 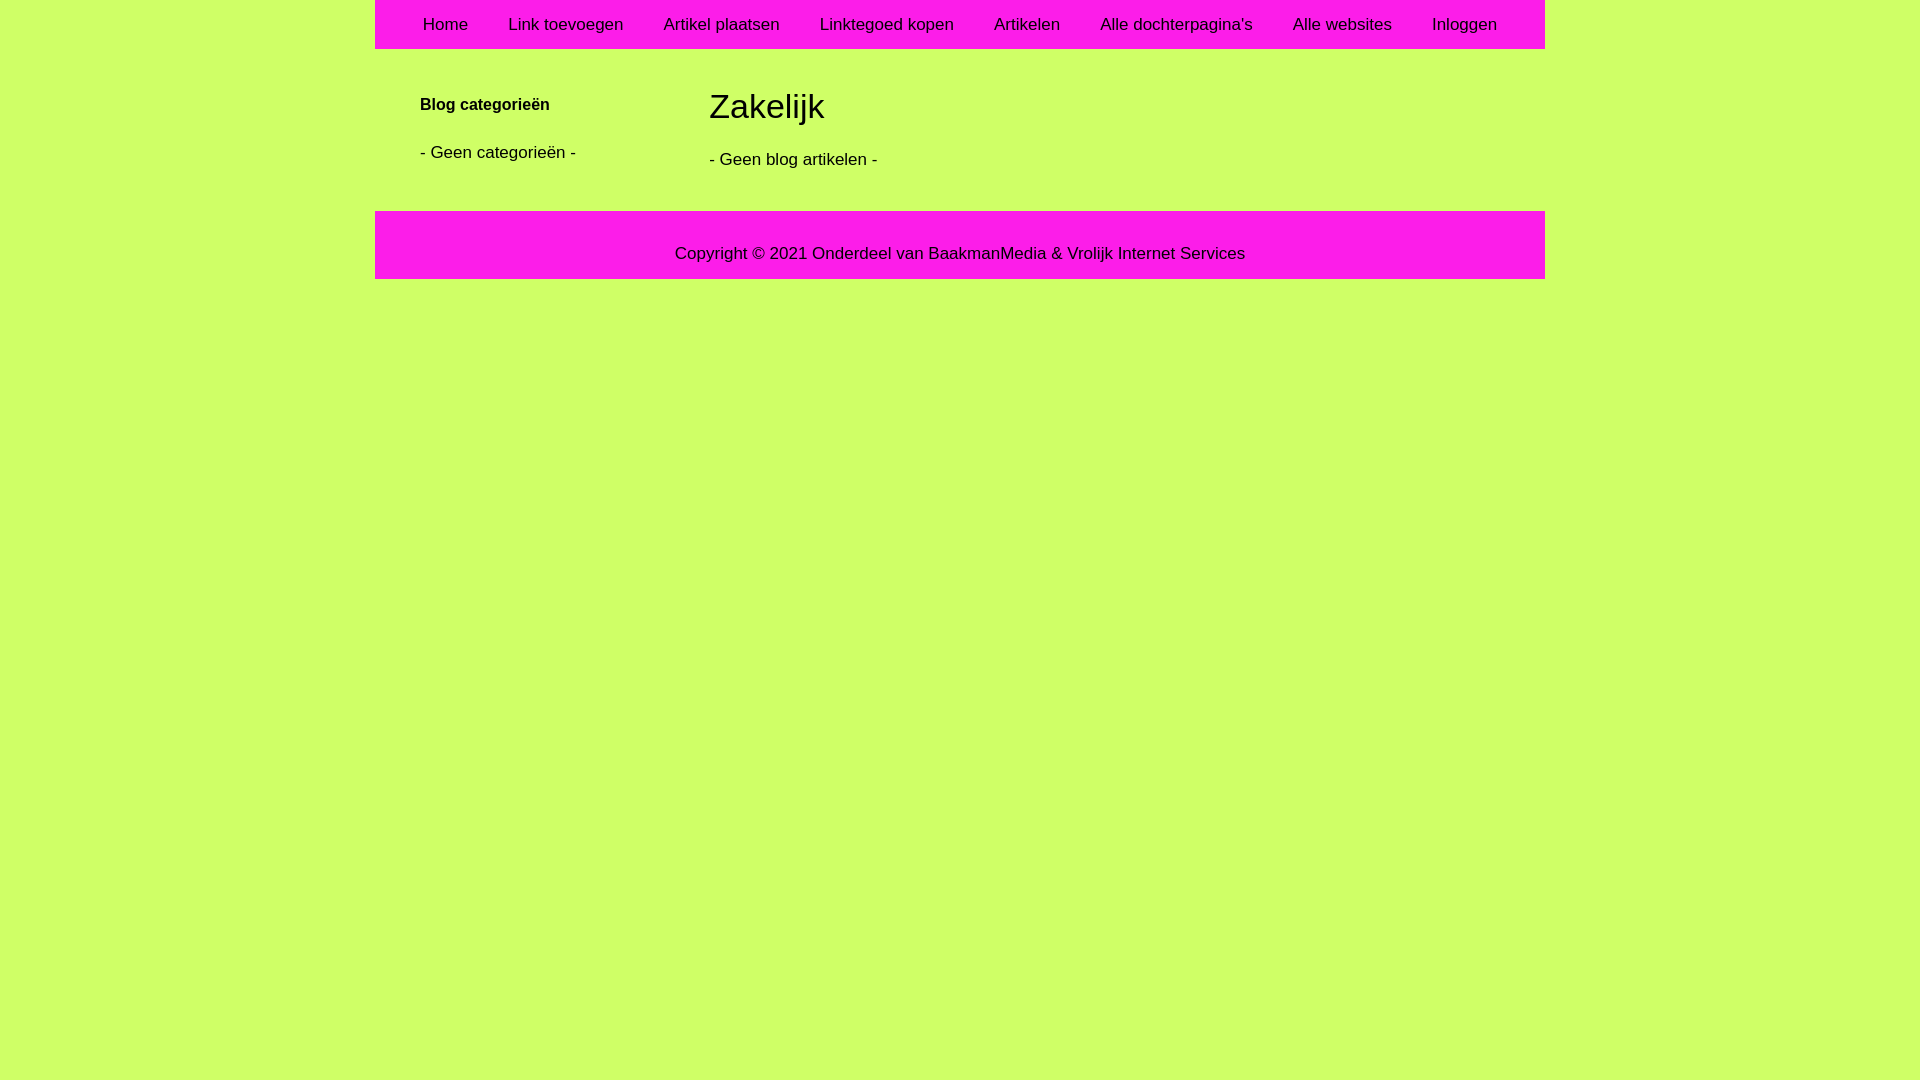 What do you see at coordinates (444, 24) in the screenshot?
I see `'Home'` at bounding box center [444, 24].